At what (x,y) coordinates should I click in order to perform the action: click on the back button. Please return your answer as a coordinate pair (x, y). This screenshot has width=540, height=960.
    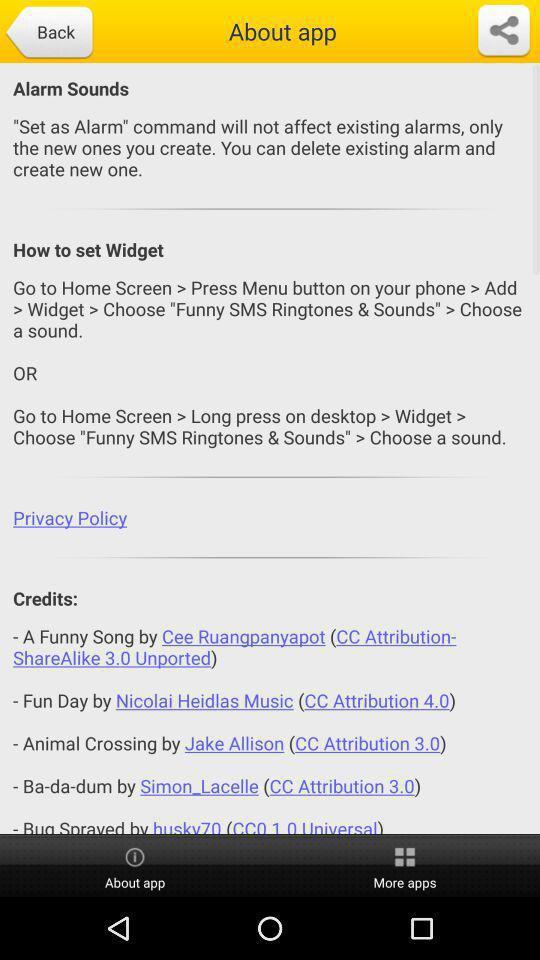
    Looking at the image, I should click on (48, 32).